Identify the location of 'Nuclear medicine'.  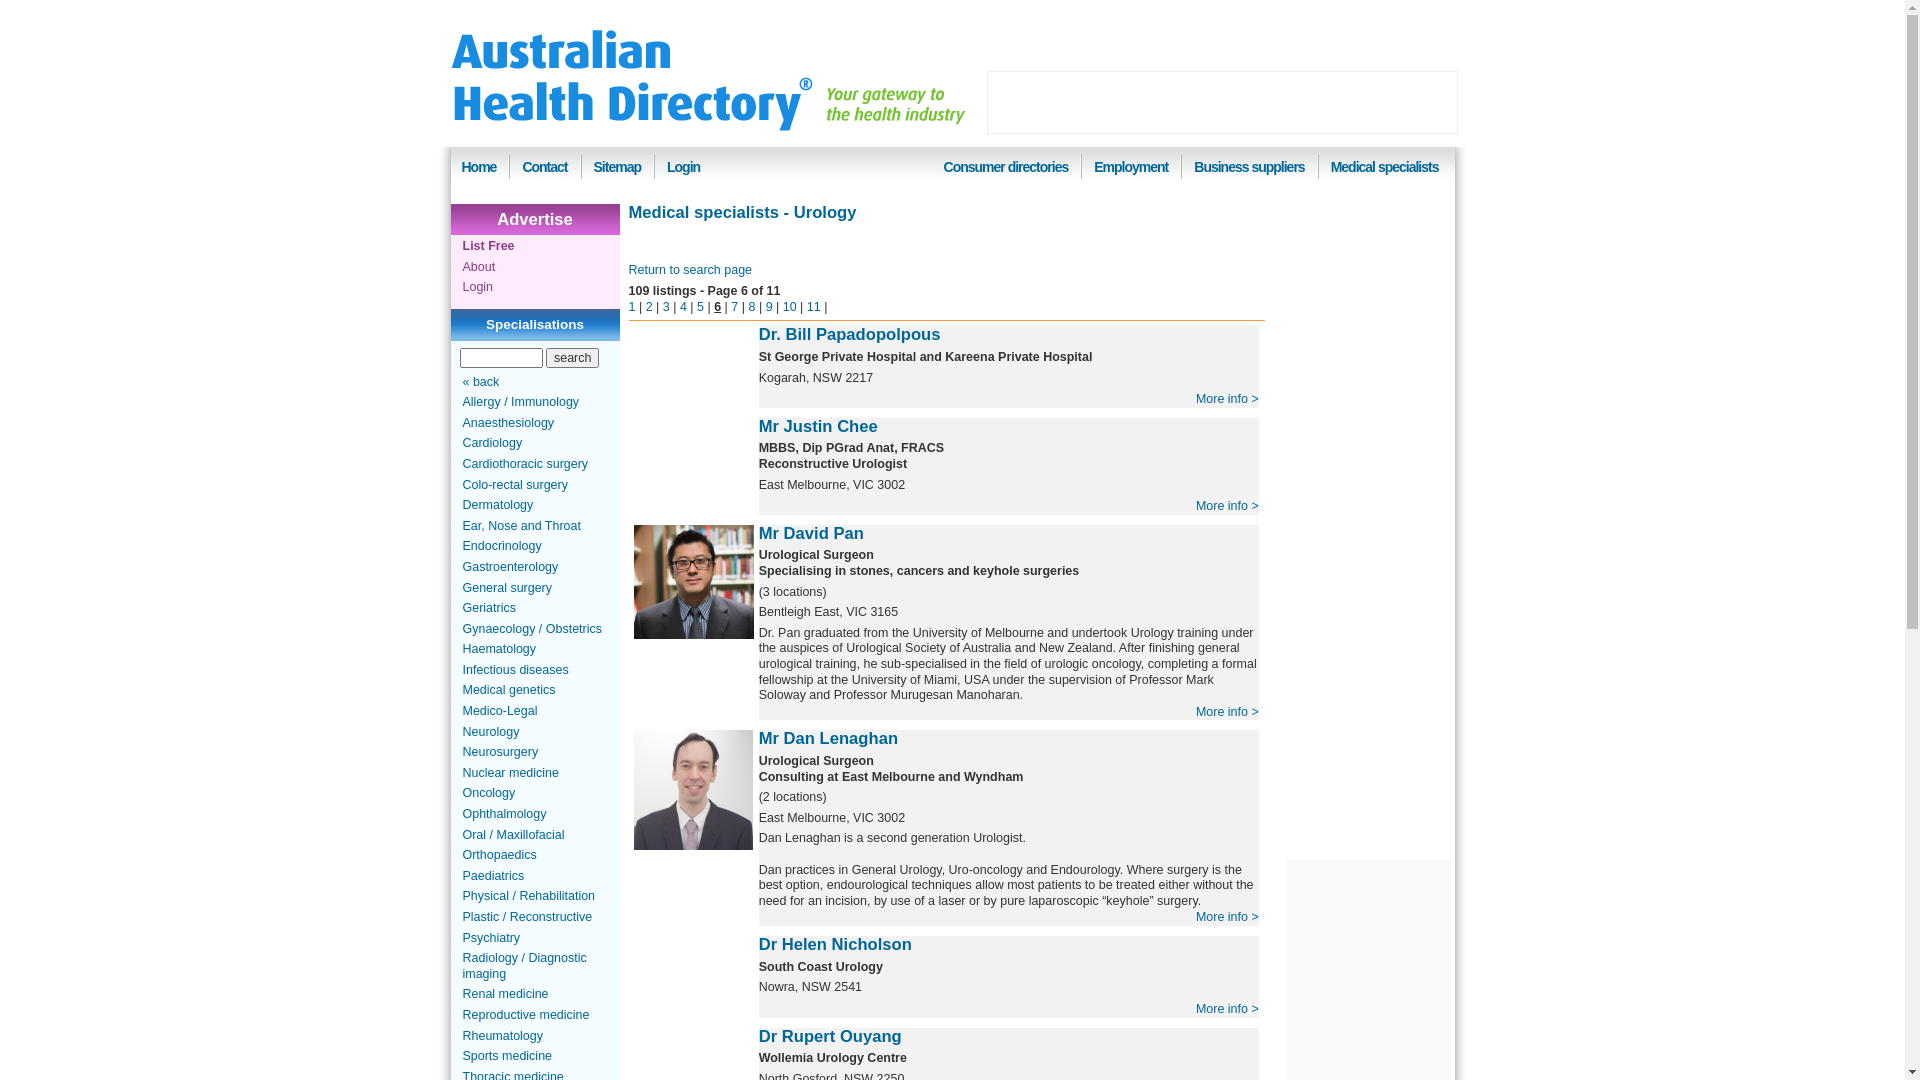
(460, 771).